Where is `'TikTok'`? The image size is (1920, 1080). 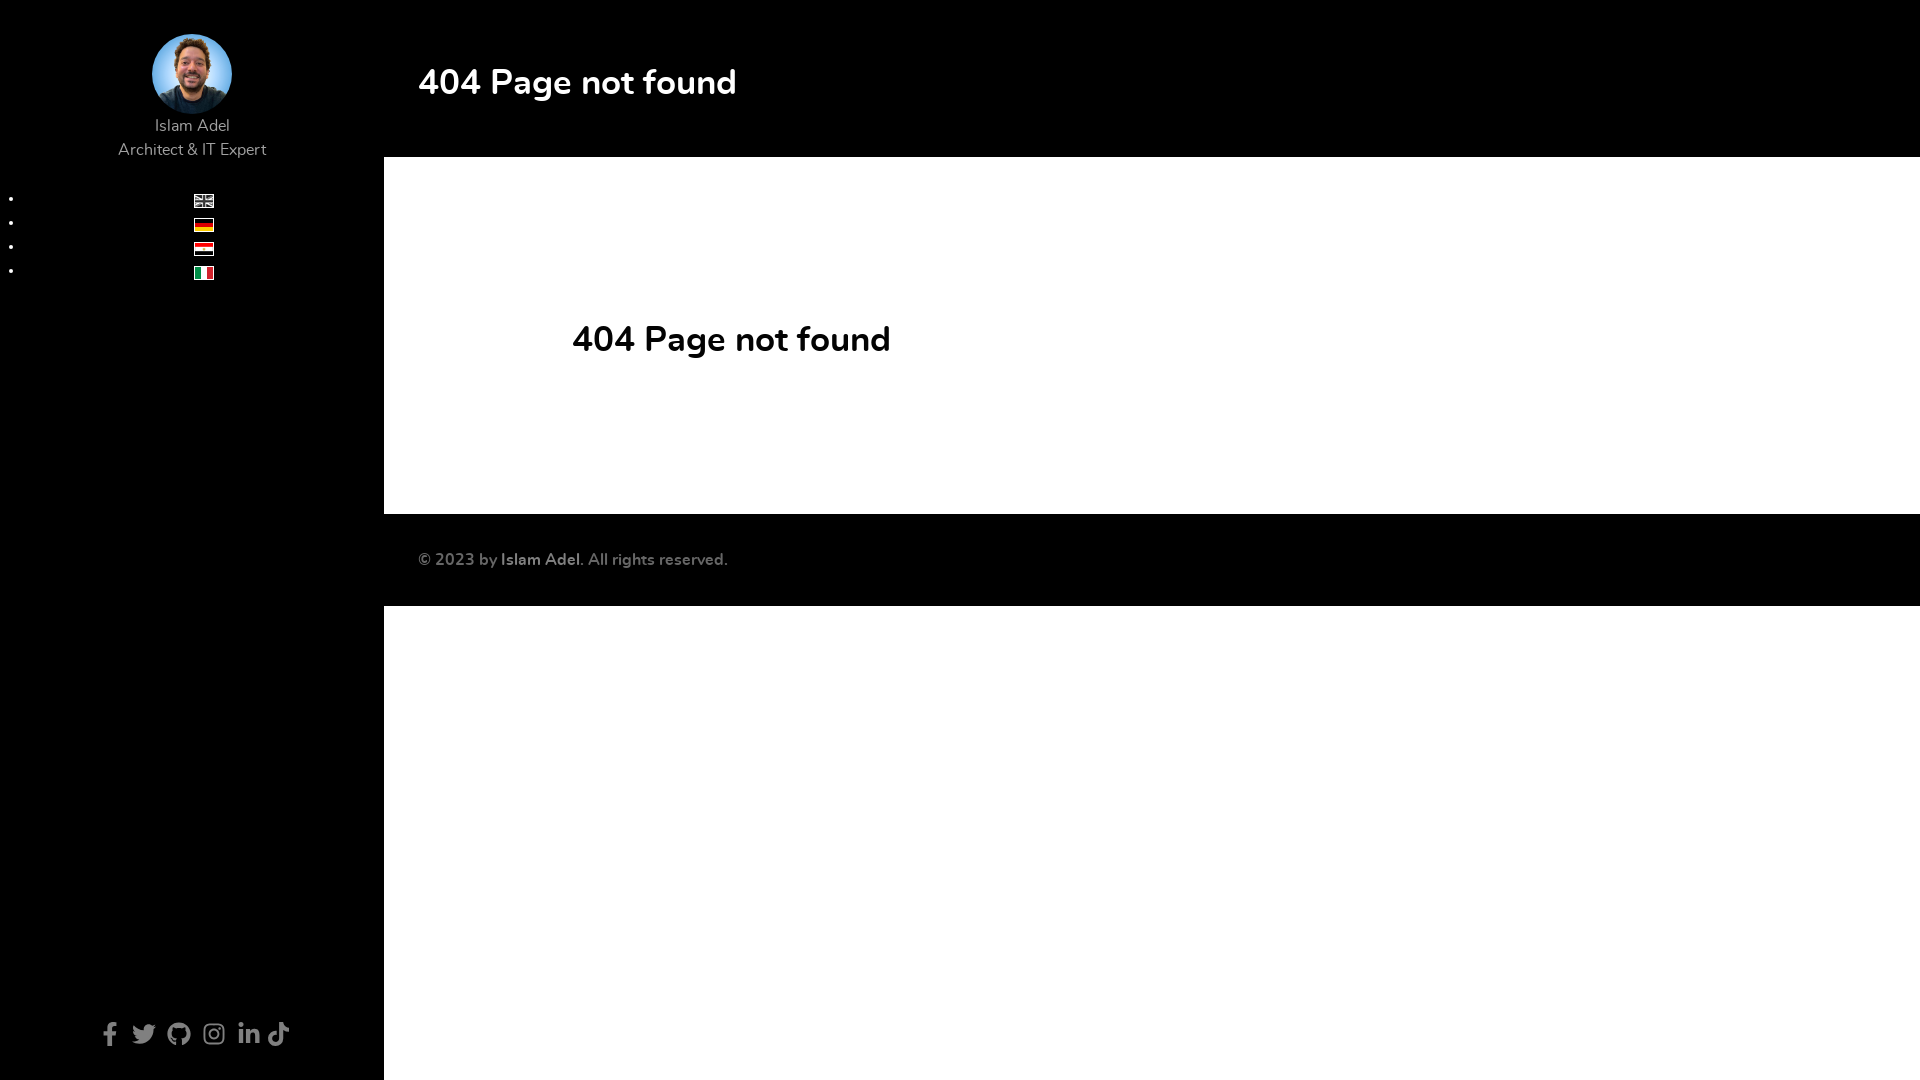 'TikTok' is located at coordinates (277, 1034).